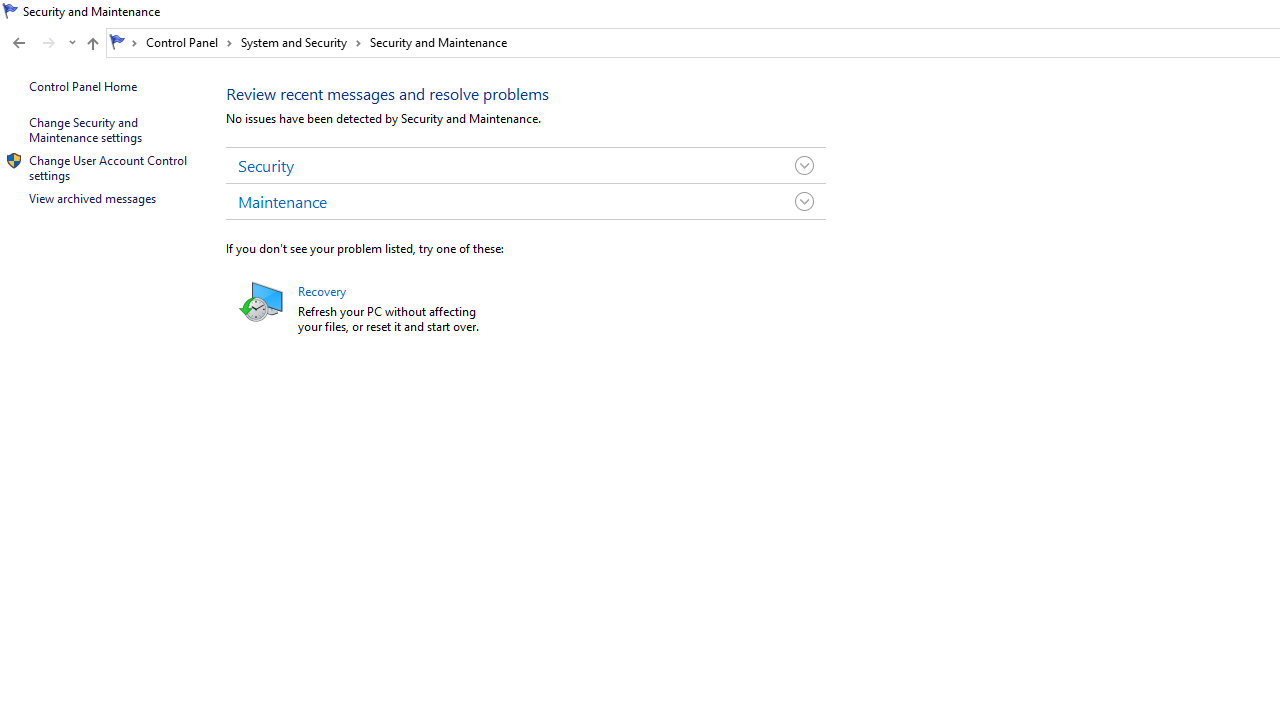  Describe the element at coordinates (42, 43) in the screenshot. I see `'Navigation buttons'` at that location.